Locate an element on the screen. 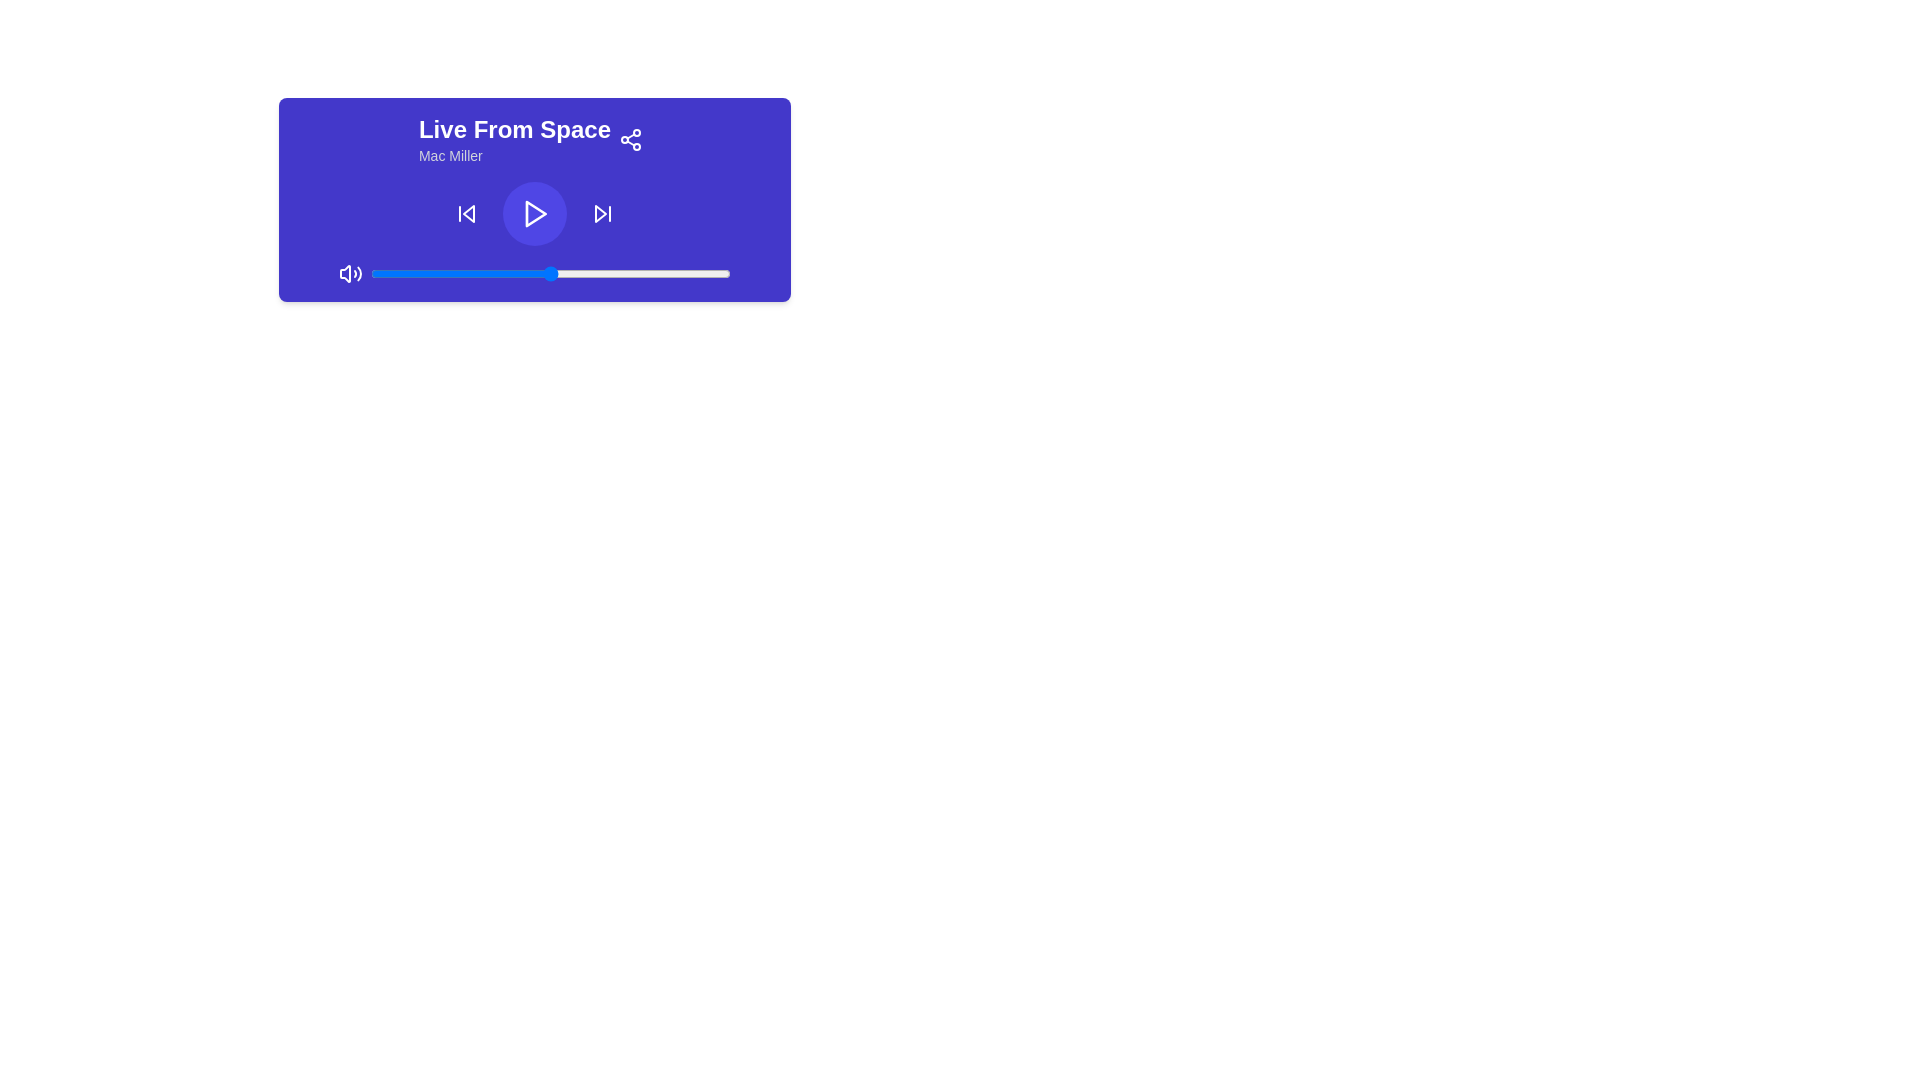 This screenshot has height=1080, width=1920. the sharing icon located in the top-right corner of the music player interface to initiate a share action is located at coordinates (630, 138).